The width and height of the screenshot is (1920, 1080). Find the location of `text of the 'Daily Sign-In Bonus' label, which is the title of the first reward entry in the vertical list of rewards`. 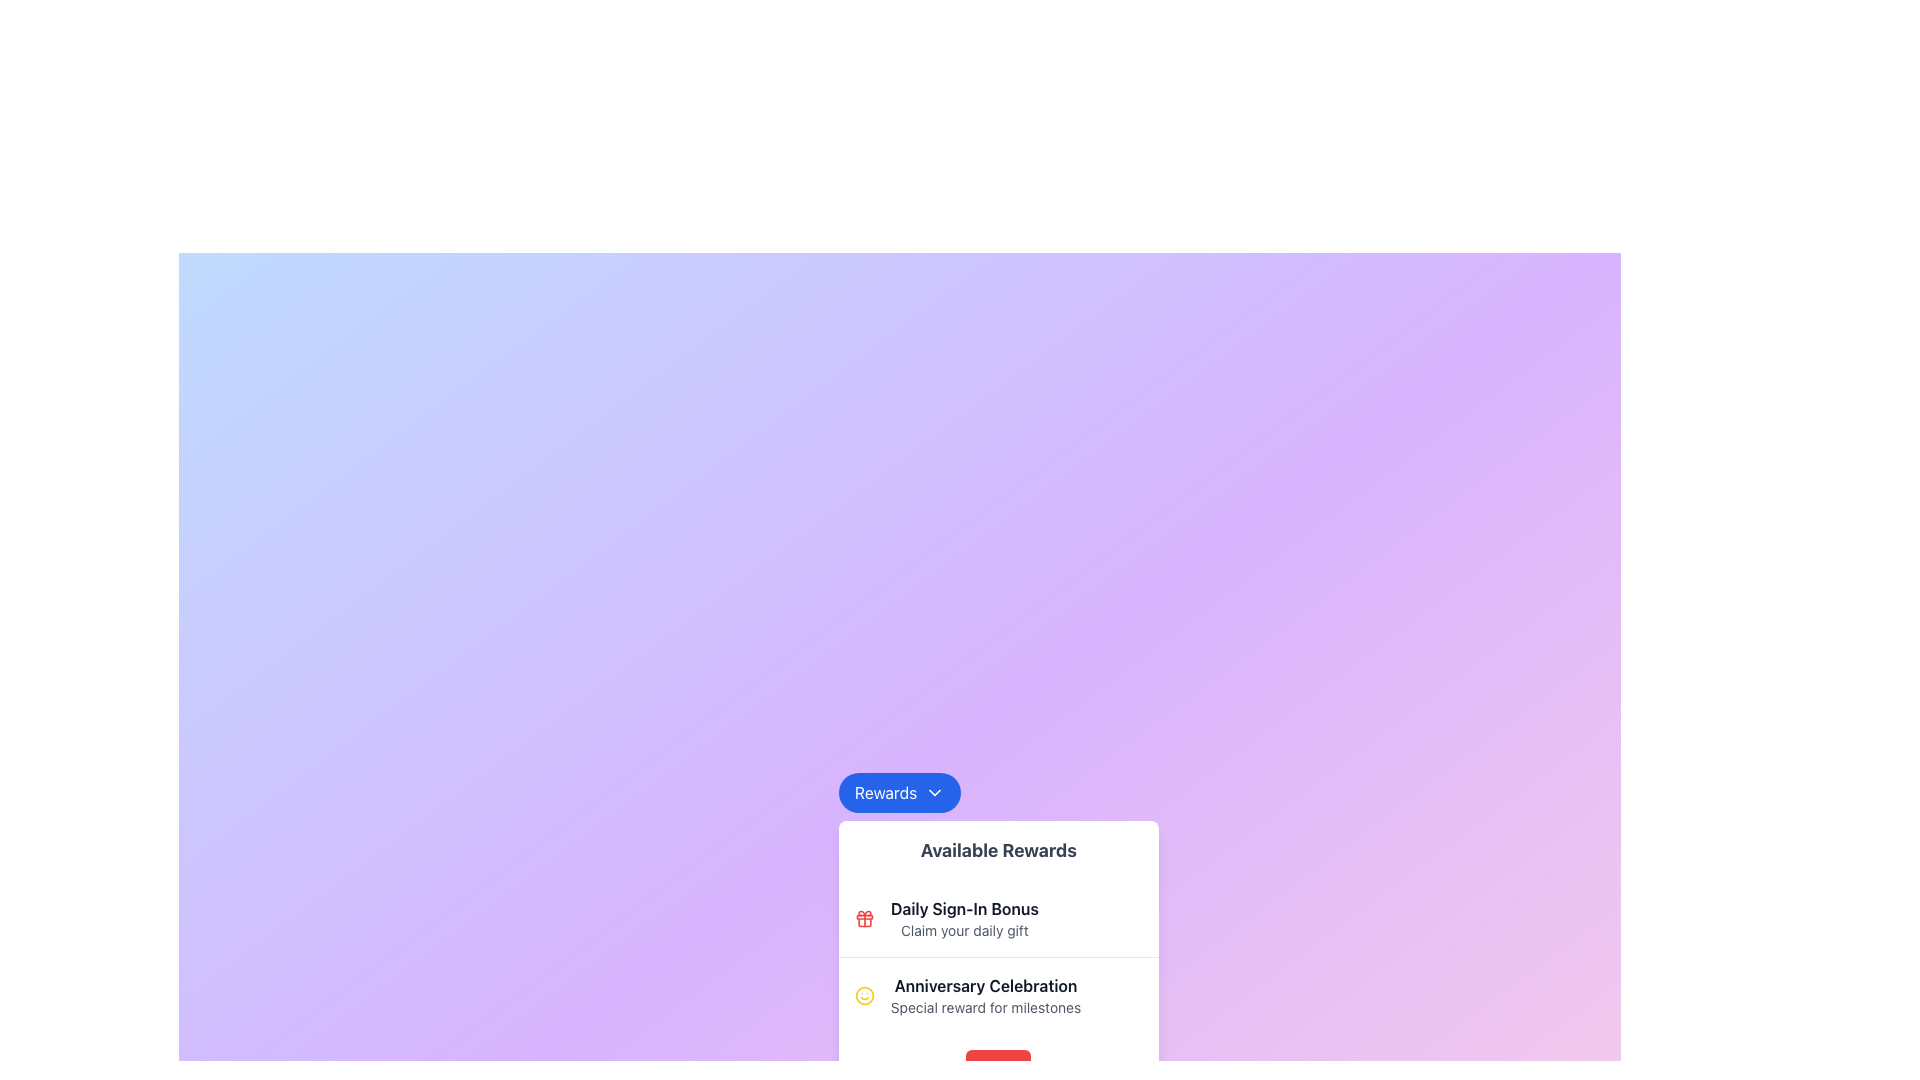

text of the 'Daily Sign-In Bonus' label, which is the title of the first reward entry in the vertical list of rewards is located at coordinates (964, 909).